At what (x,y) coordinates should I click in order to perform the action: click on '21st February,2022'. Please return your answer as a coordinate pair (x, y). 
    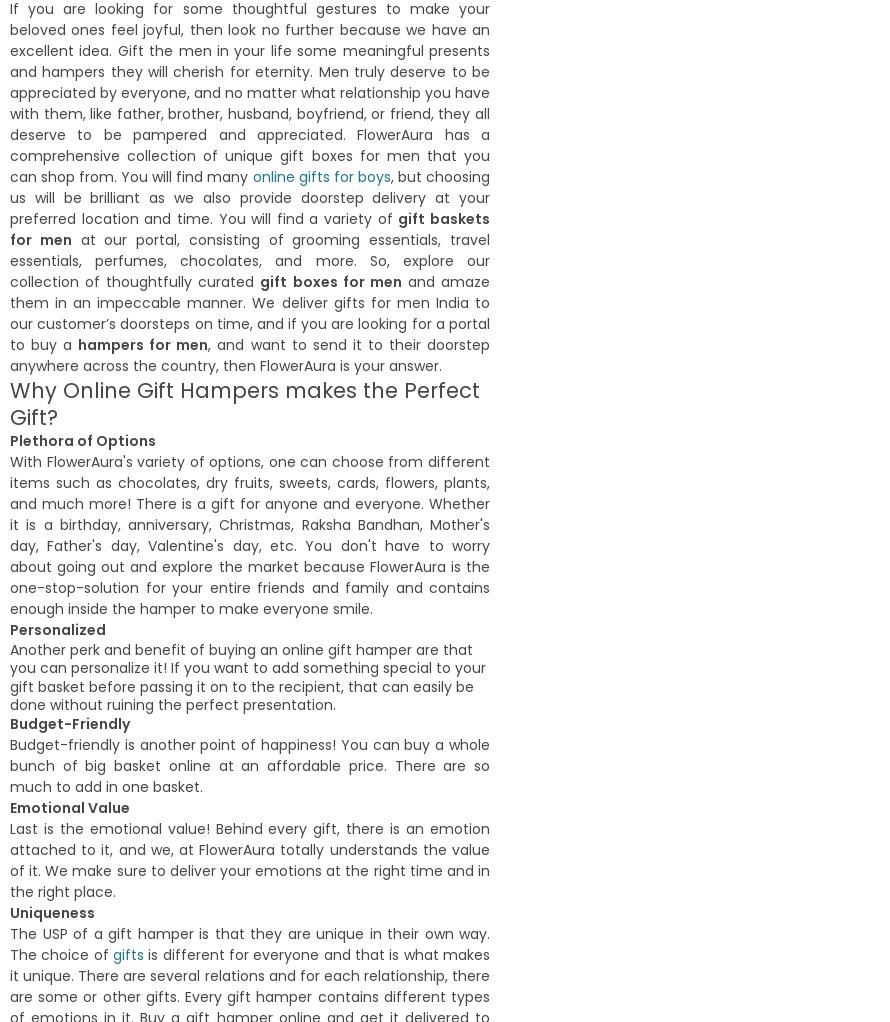
    Looking at the image, I should click on (123, 968).